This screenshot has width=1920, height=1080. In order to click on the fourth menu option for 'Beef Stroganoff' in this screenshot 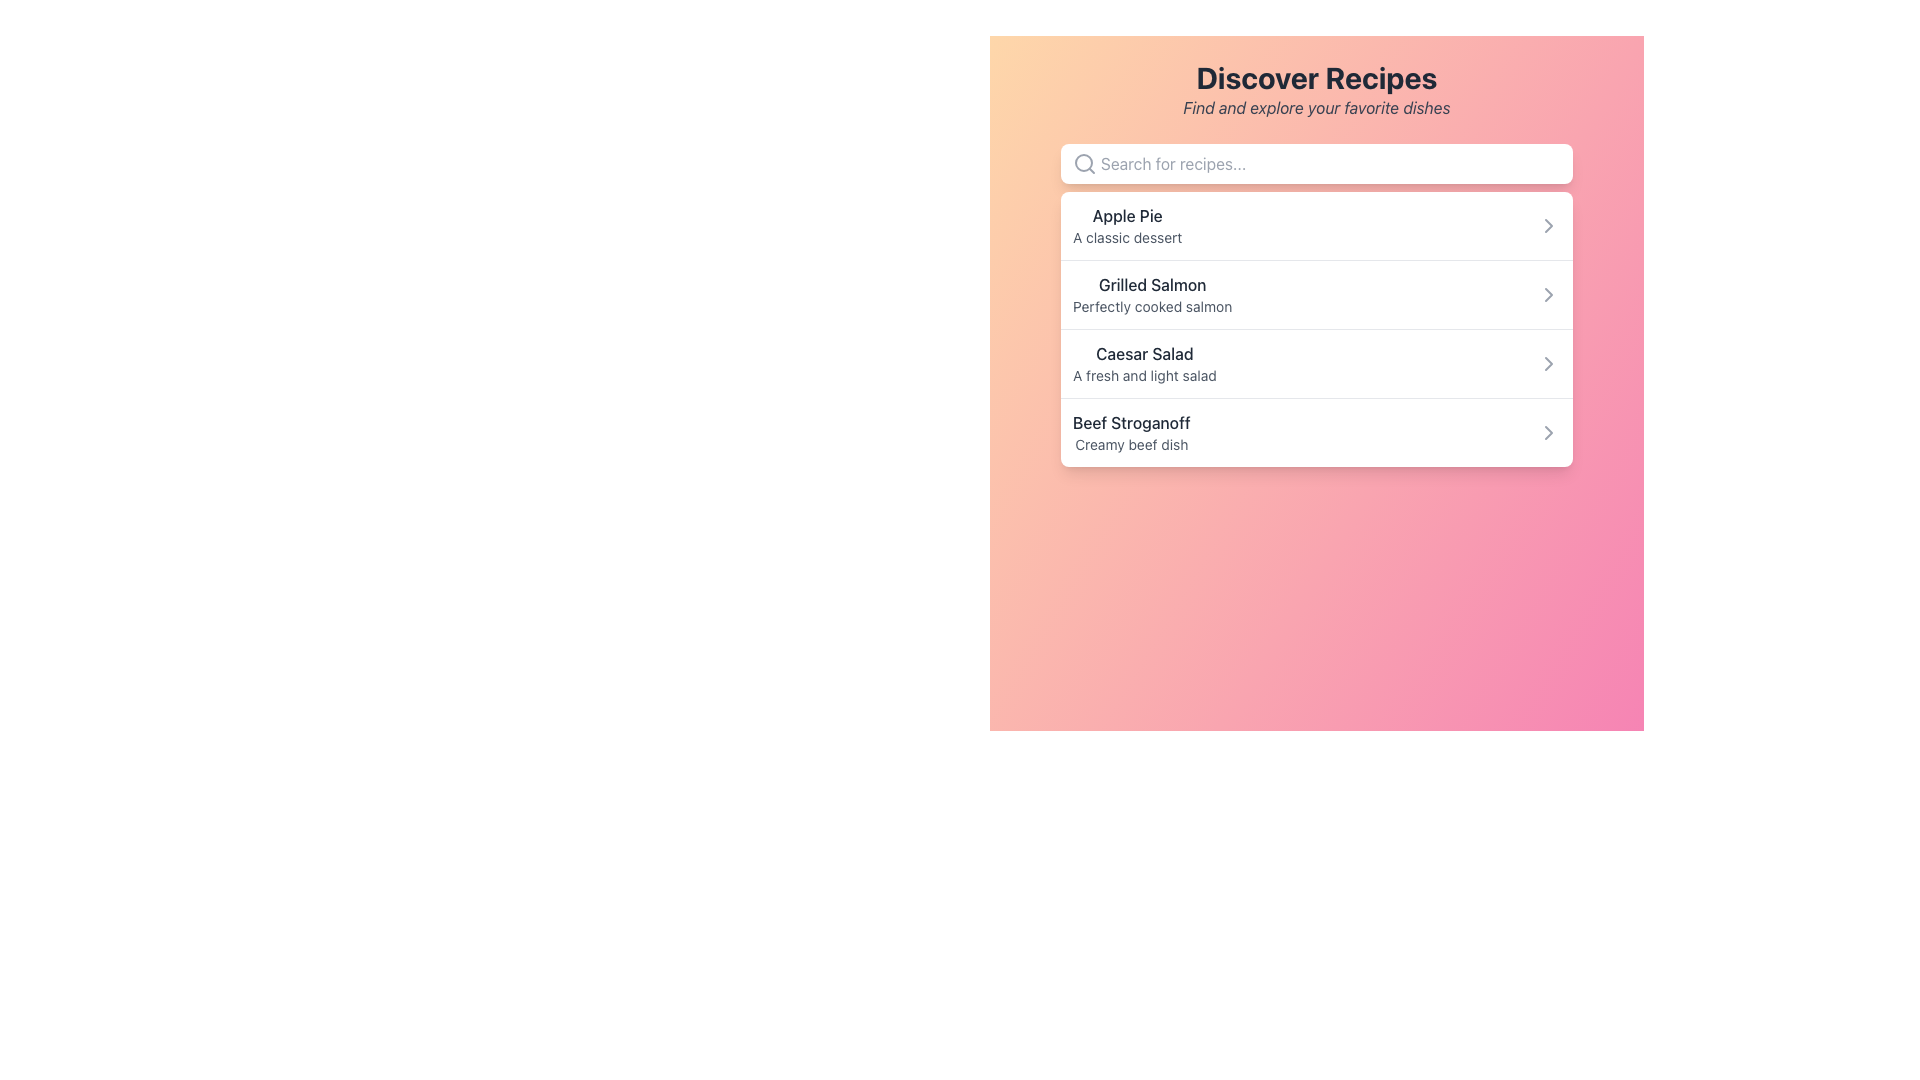, I will do `click(1316, 431)`.